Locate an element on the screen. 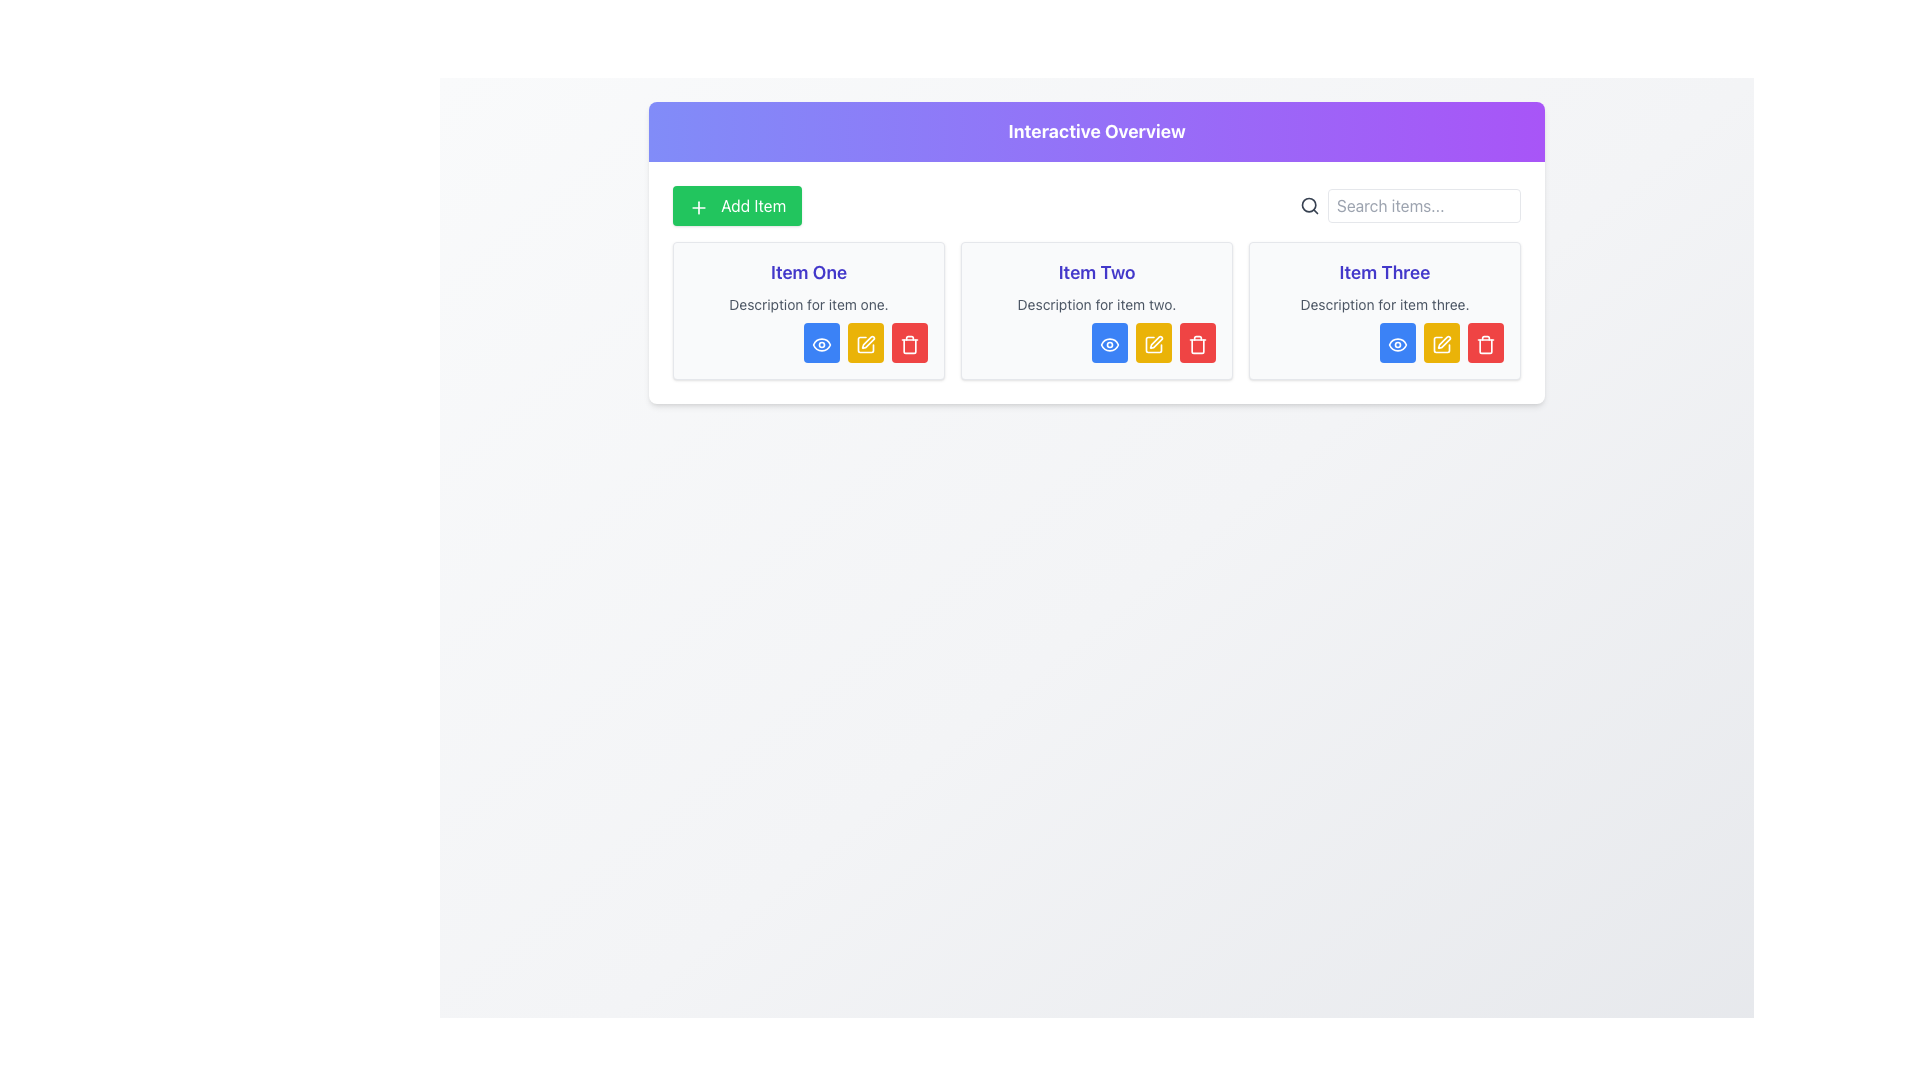 This screenshot has height=1080, width=1920. the text label providing information about the 'Item Three' card, which is located below the title text 'Item Three' and above the buttons in the same card is located at coordinates (1384, 304).